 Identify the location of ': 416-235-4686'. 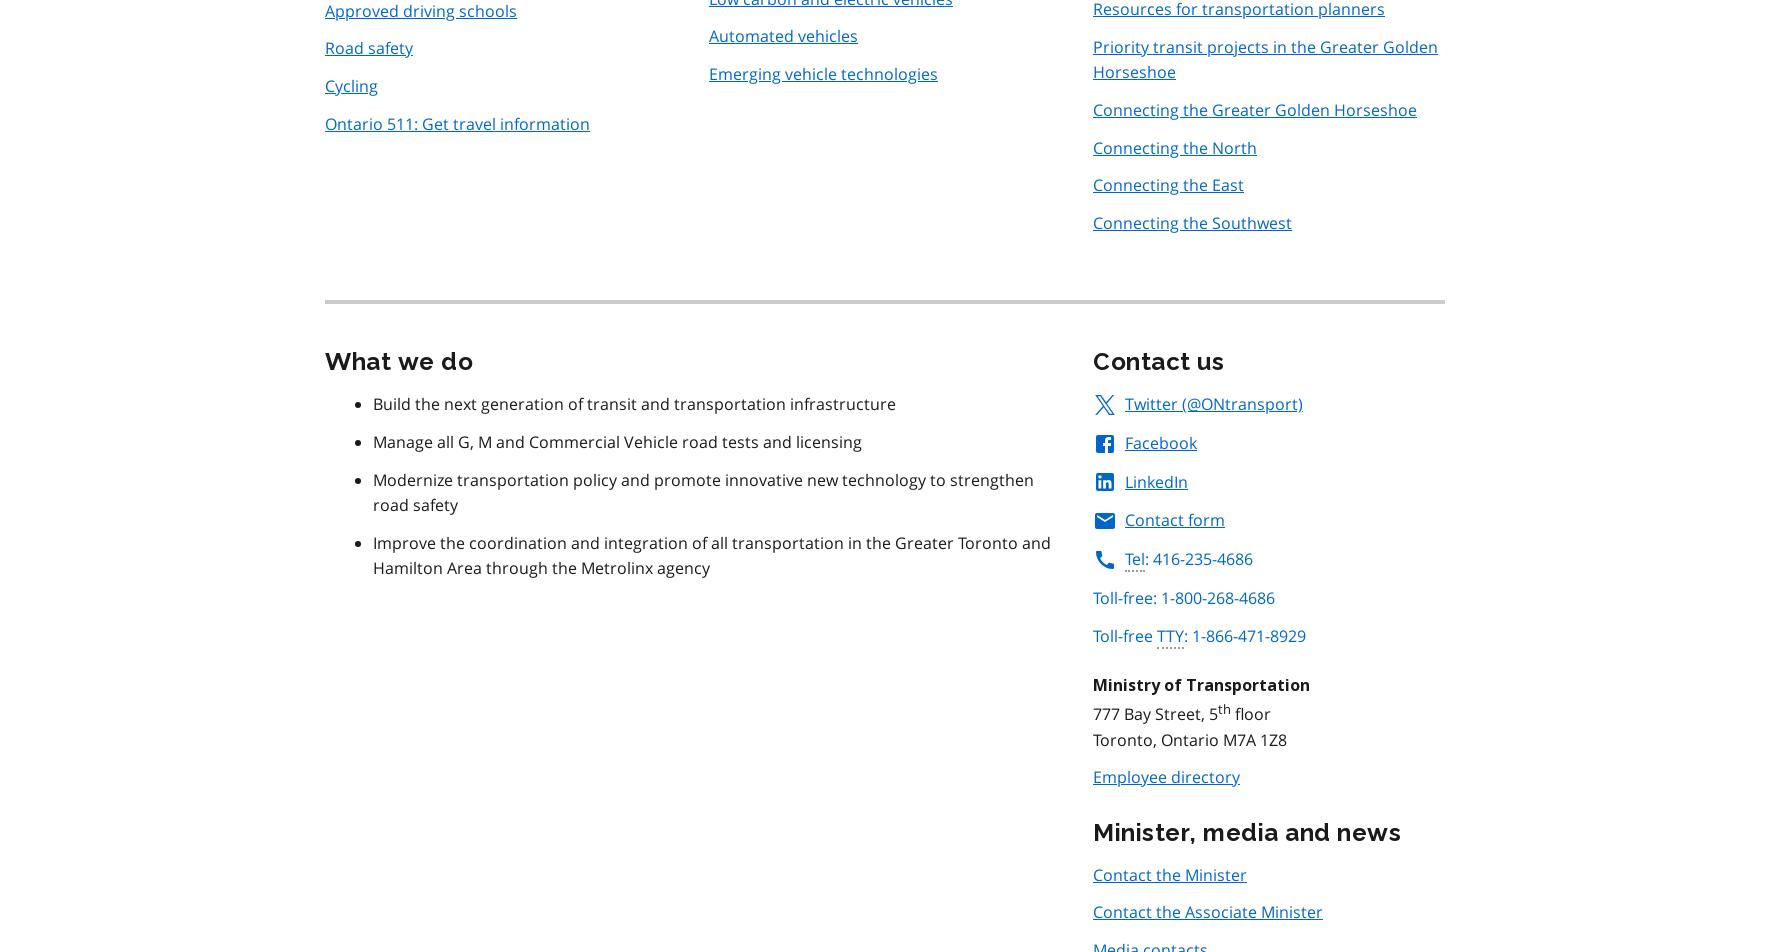
(1145, 559).